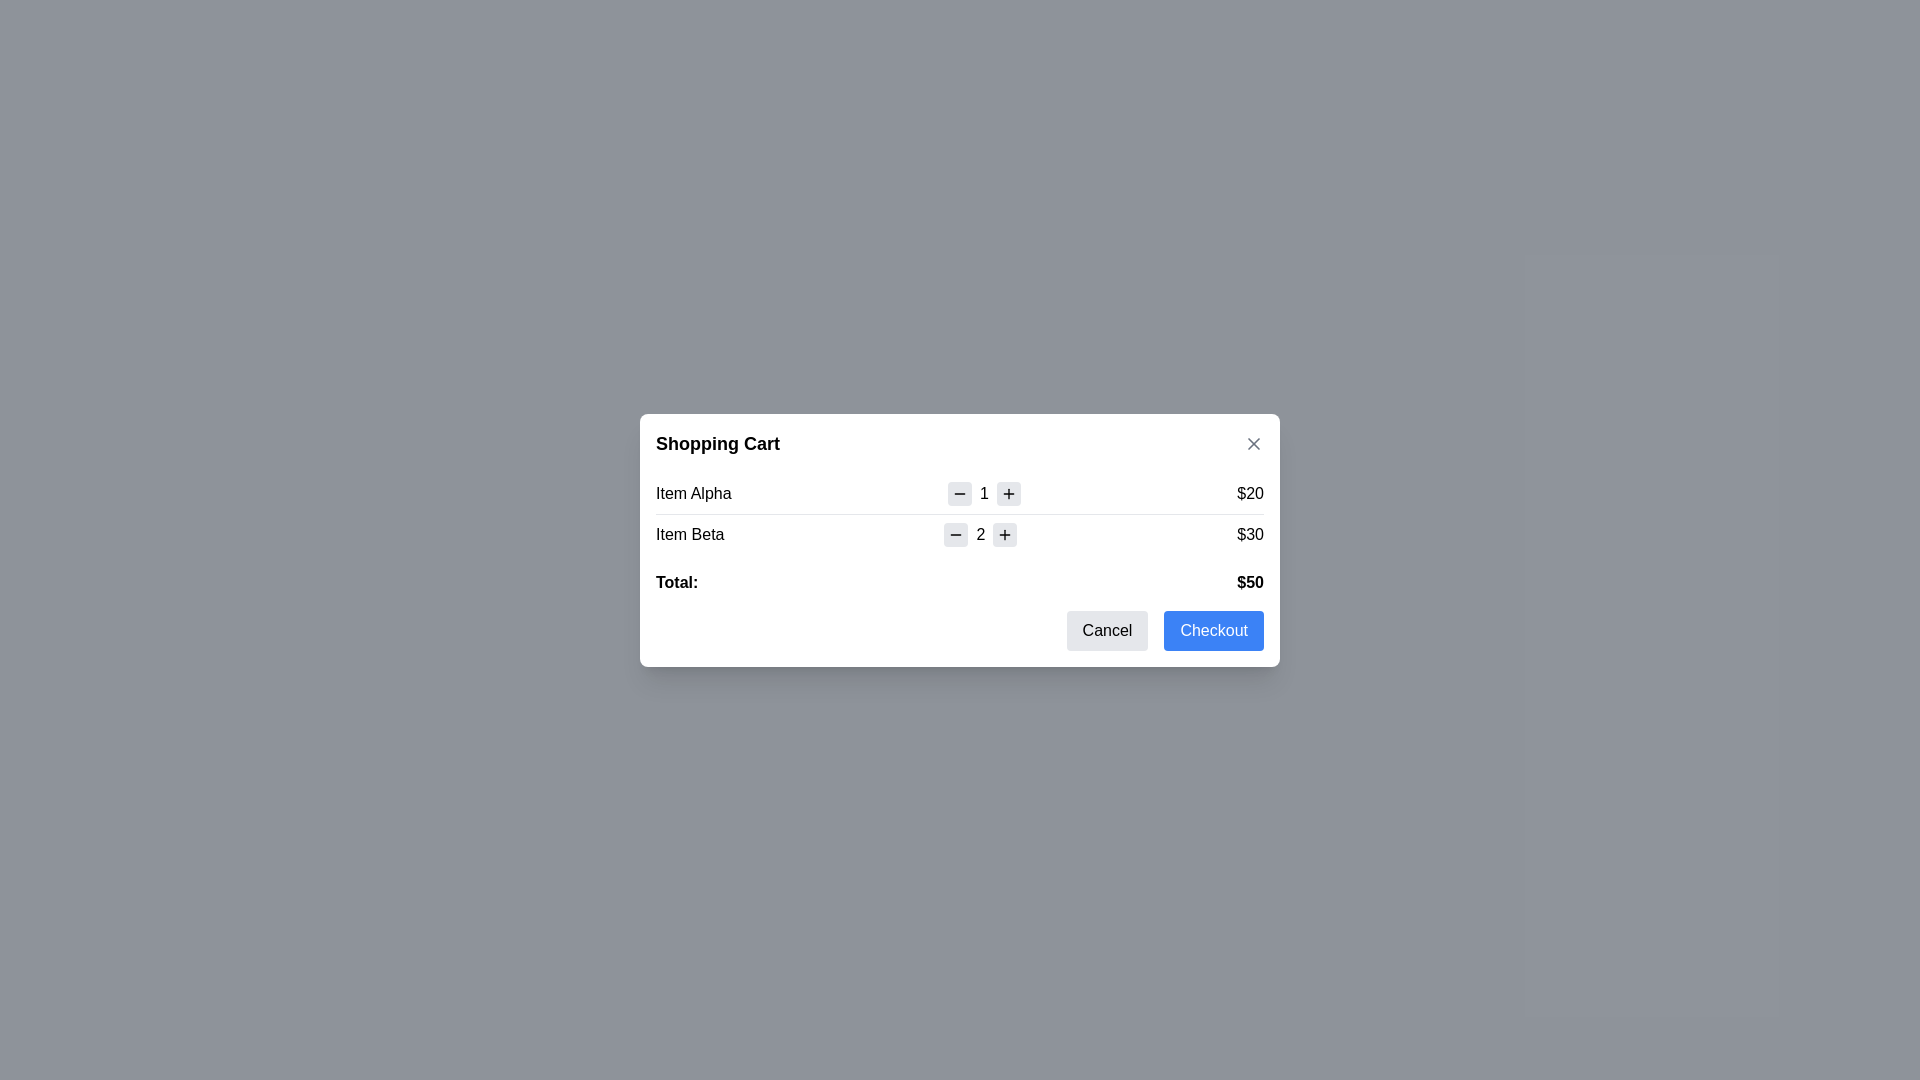  I want to click on the numeric value in the quantity adjustment control for 'Item Beta' to focus it, so click(980, 533).